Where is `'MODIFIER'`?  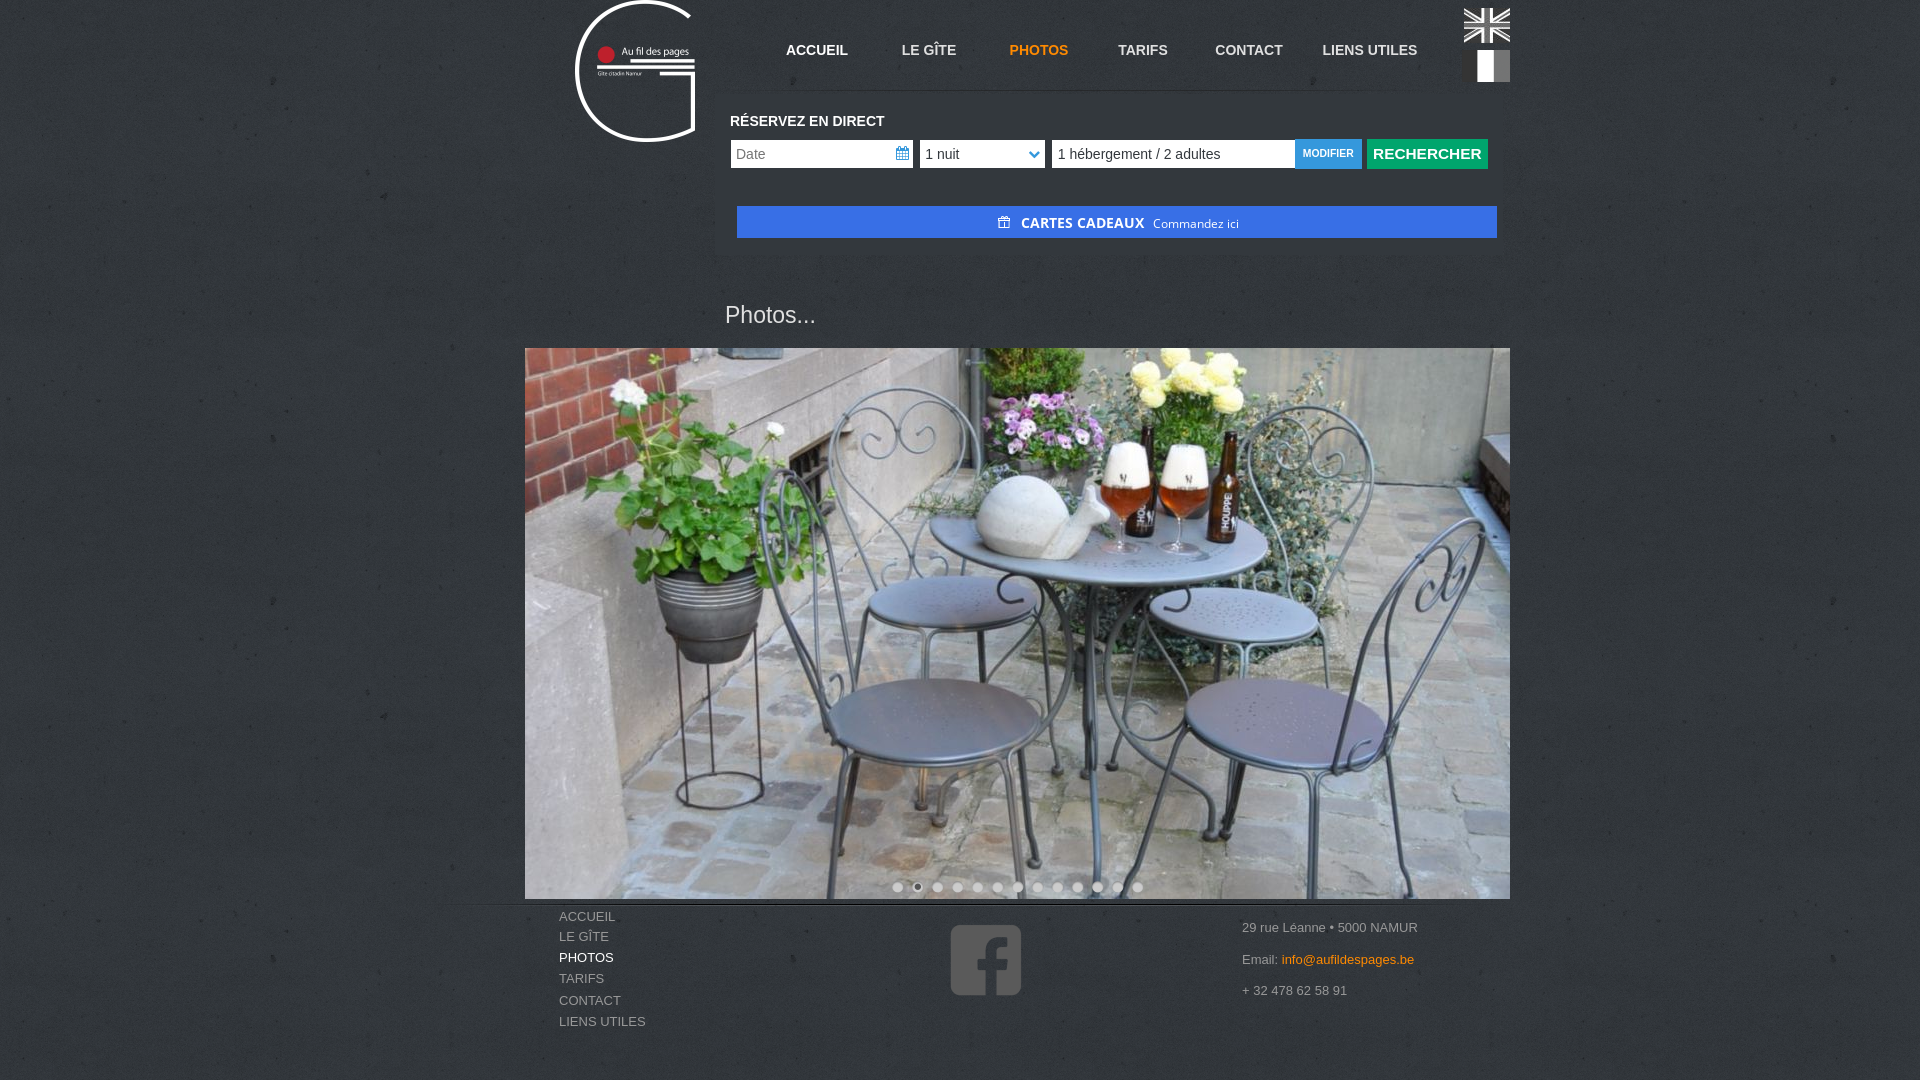
'MODIFIER' is located at coordinates (1295, 153).